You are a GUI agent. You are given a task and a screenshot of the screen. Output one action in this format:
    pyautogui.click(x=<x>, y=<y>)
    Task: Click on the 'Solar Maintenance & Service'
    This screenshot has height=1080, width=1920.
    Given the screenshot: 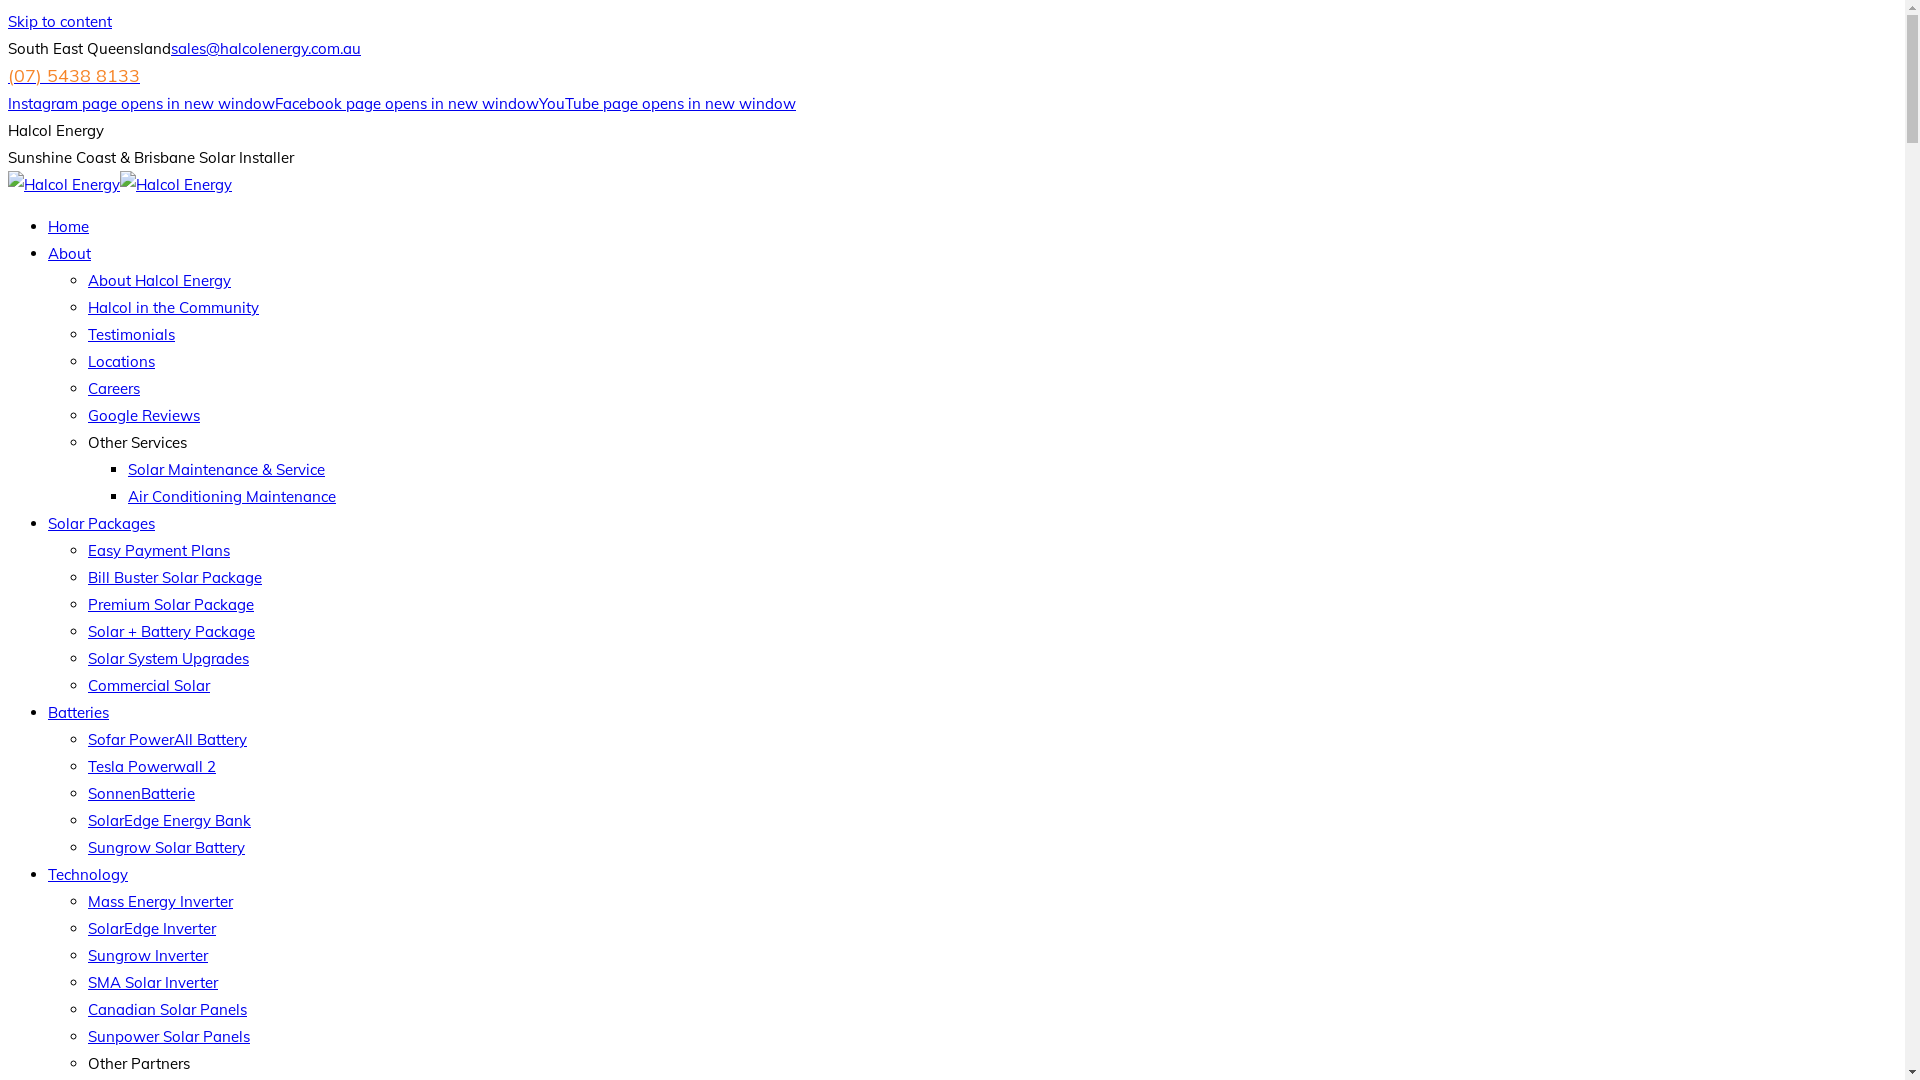 What is the action you would take?
    pyautogui.click(x=226, y=469)
    